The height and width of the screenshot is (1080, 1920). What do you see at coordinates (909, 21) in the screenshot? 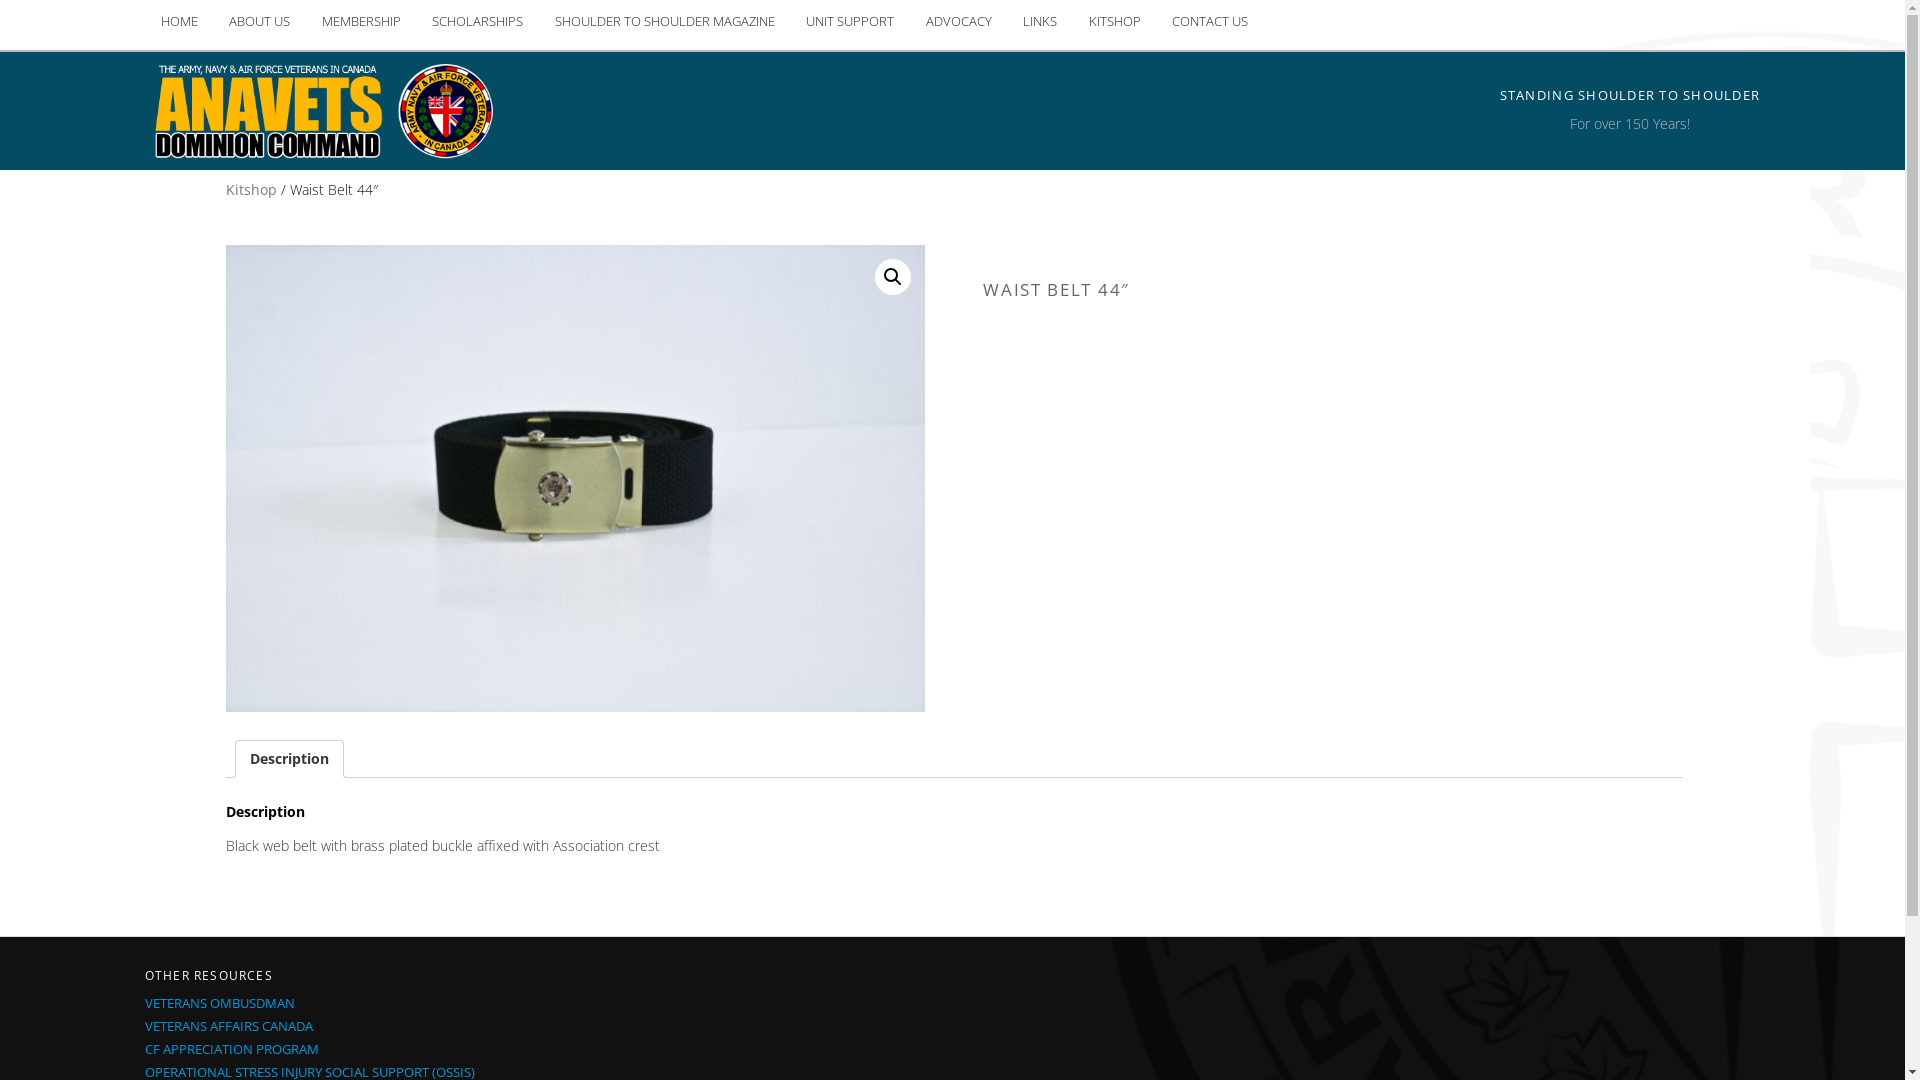
I see `'ADVOCACY'` at bounding box center [909, 21].